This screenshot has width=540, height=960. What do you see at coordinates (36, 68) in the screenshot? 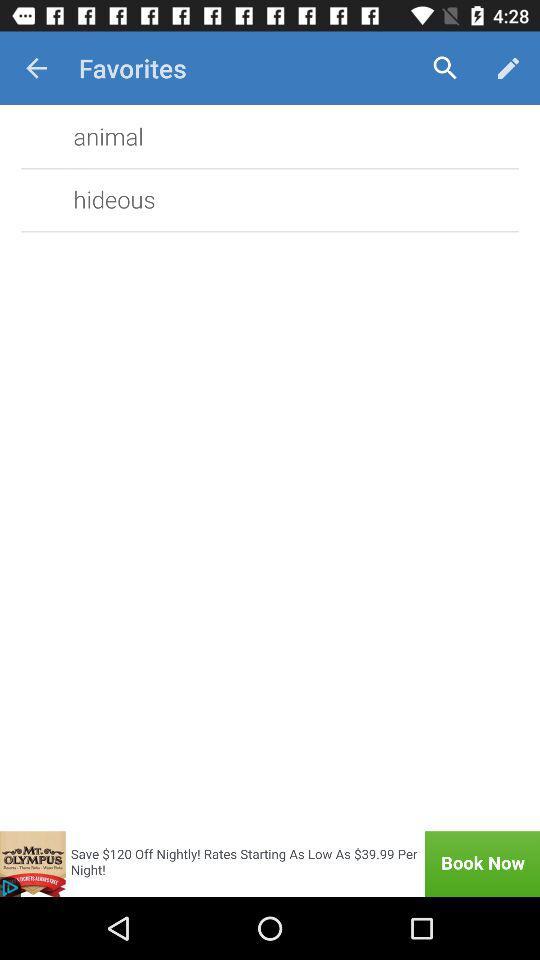
I see `the item to the left of favorites item` at bounding box center [36, 68].